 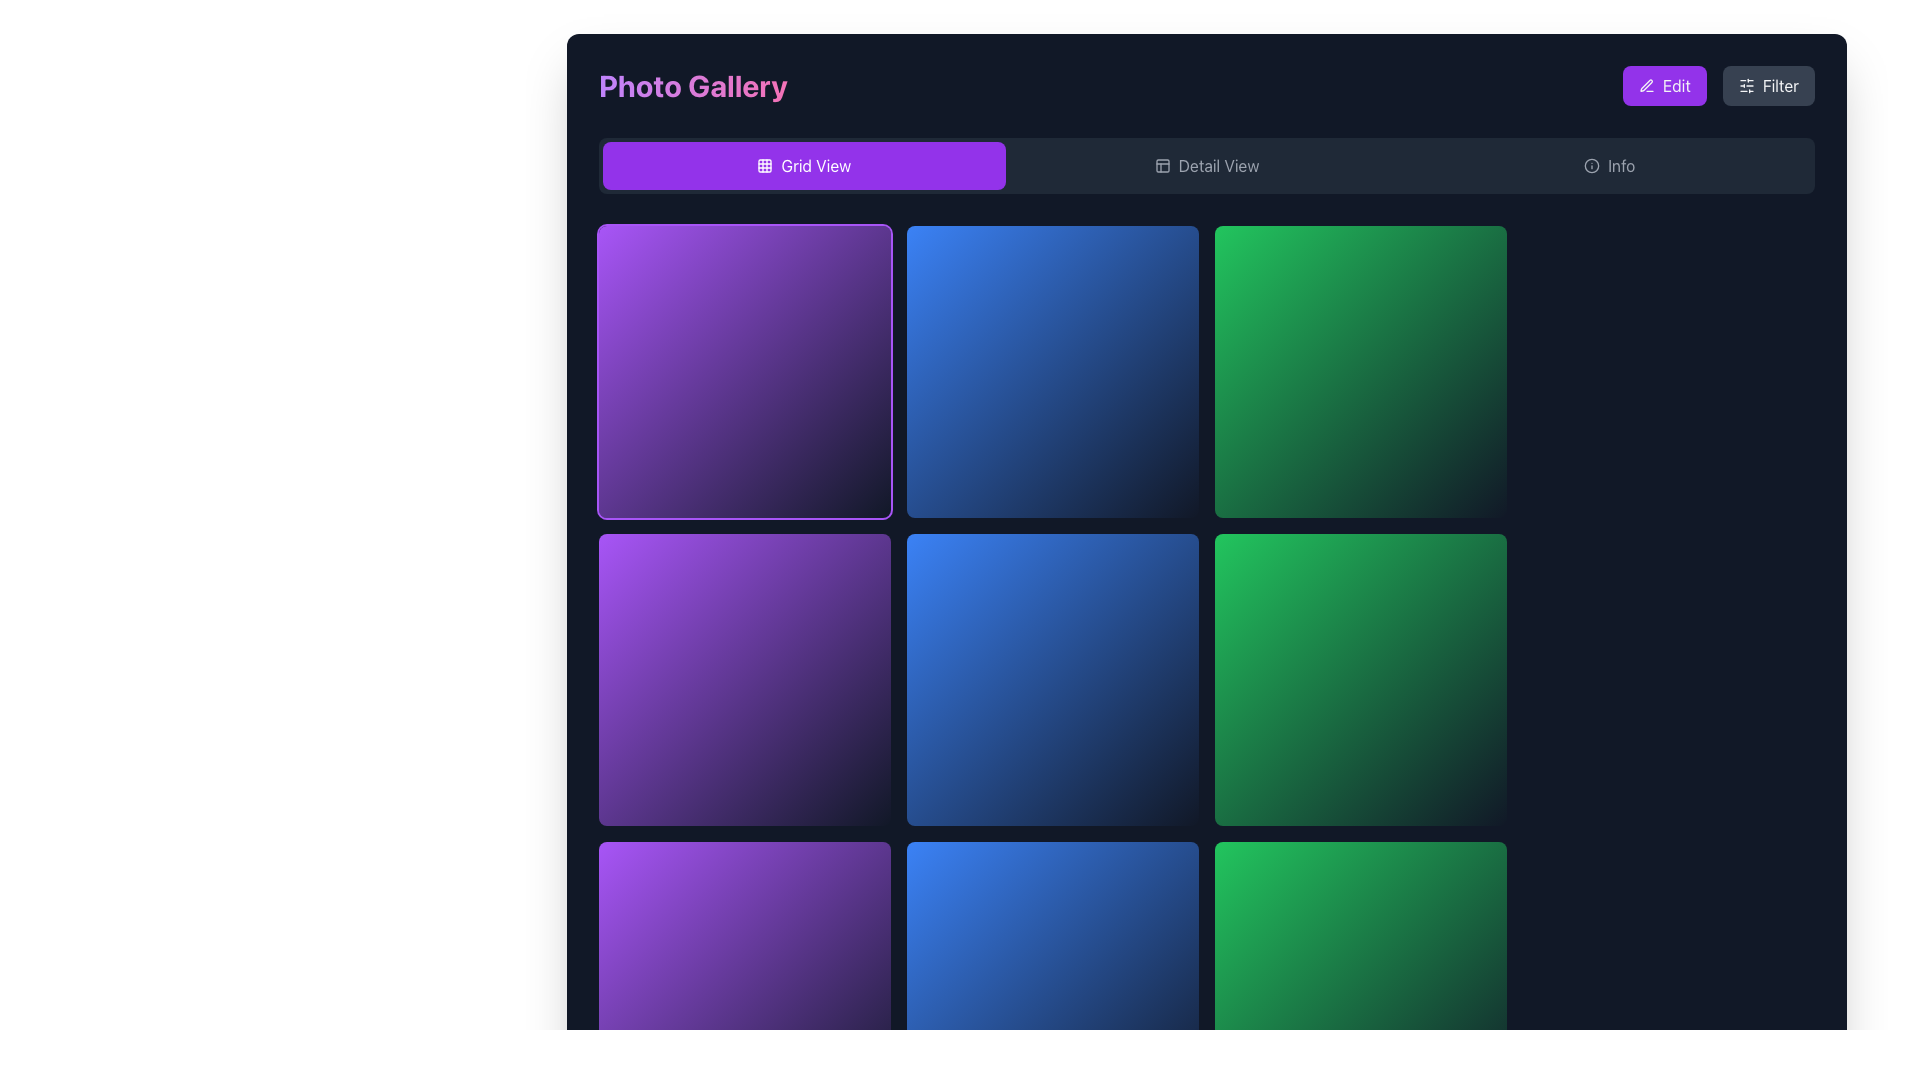 What do you see at coordinates (764, 164) in the screenshot?
I see `the grid-like icon with a purple background, which is centrally positioned within the 'Grid View' button` at bounding box center [764, 164].